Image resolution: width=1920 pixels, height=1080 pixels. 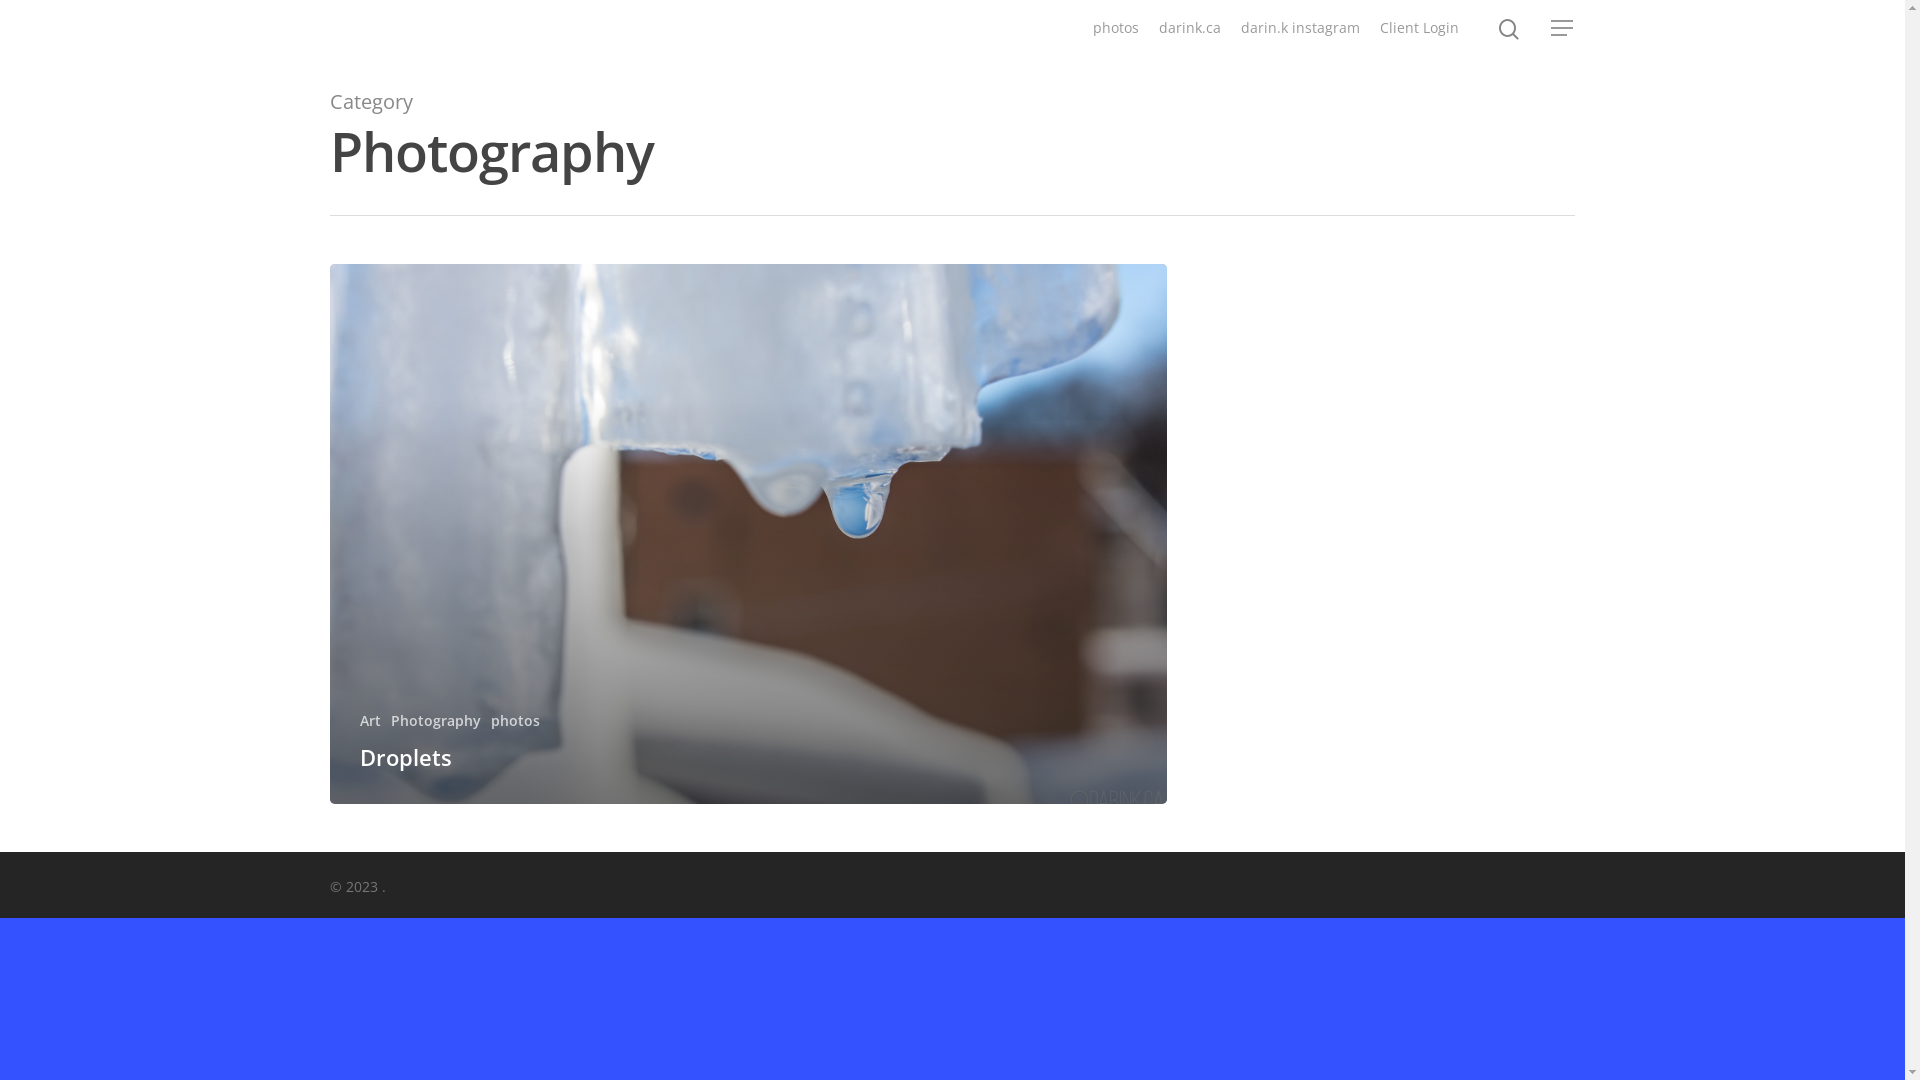 What do you see at coordinates (435, 720) in the screenshot?
I see `'Photography'` at bounding box center [435, 720].